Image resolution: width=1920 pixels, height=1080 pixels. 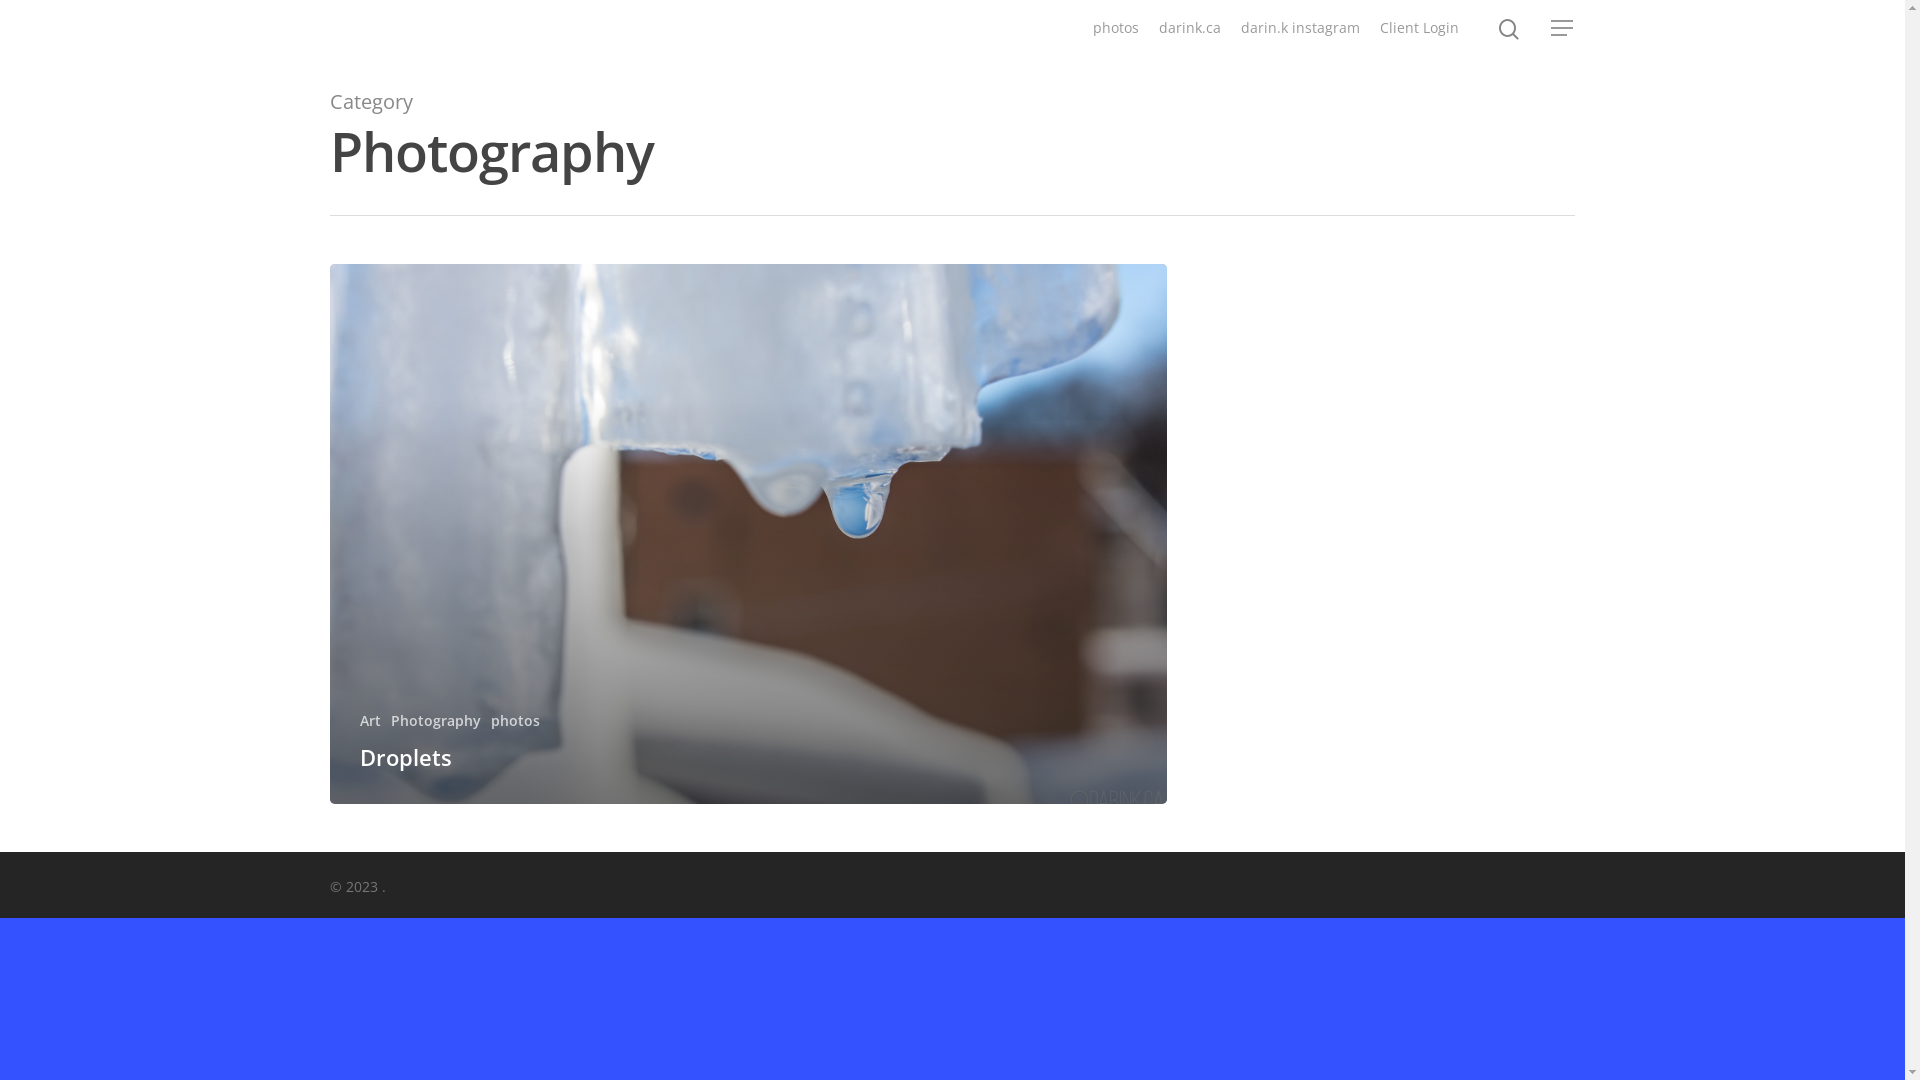 What do you see at coordinates (435, 720) in the screenshot?
I see `'Photography'` at bounding box center [435, 720].